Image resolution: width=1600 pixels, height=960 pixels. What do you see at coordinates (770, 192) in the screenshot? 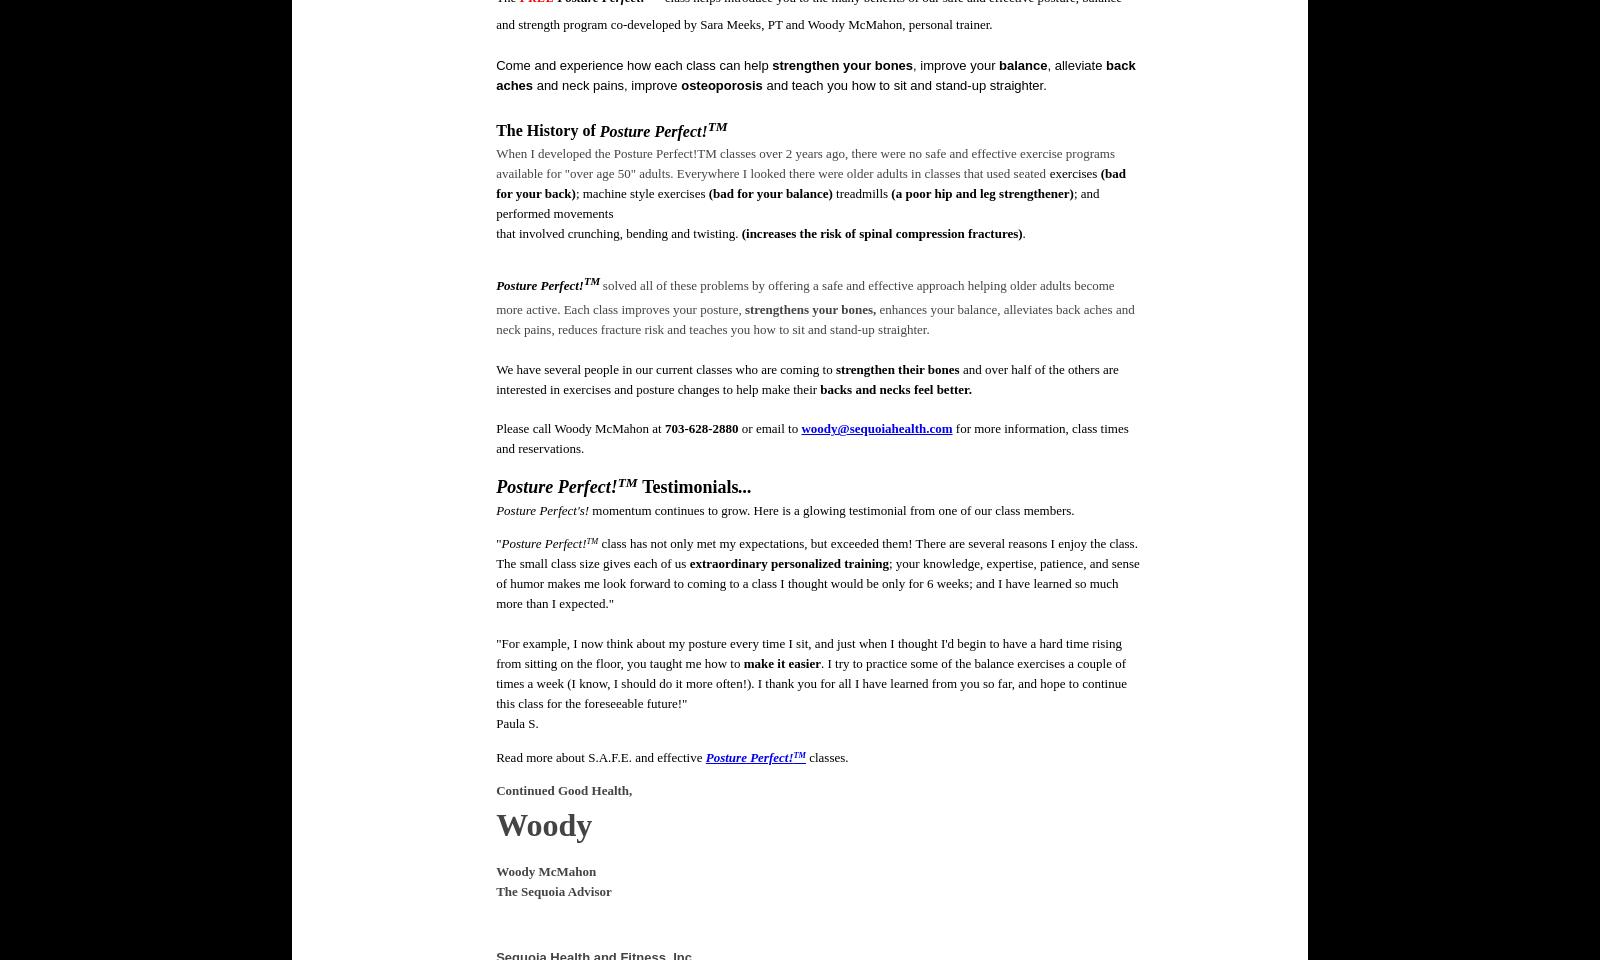
I see `'(bad for your balance)'` at bounding box center [770, 192].